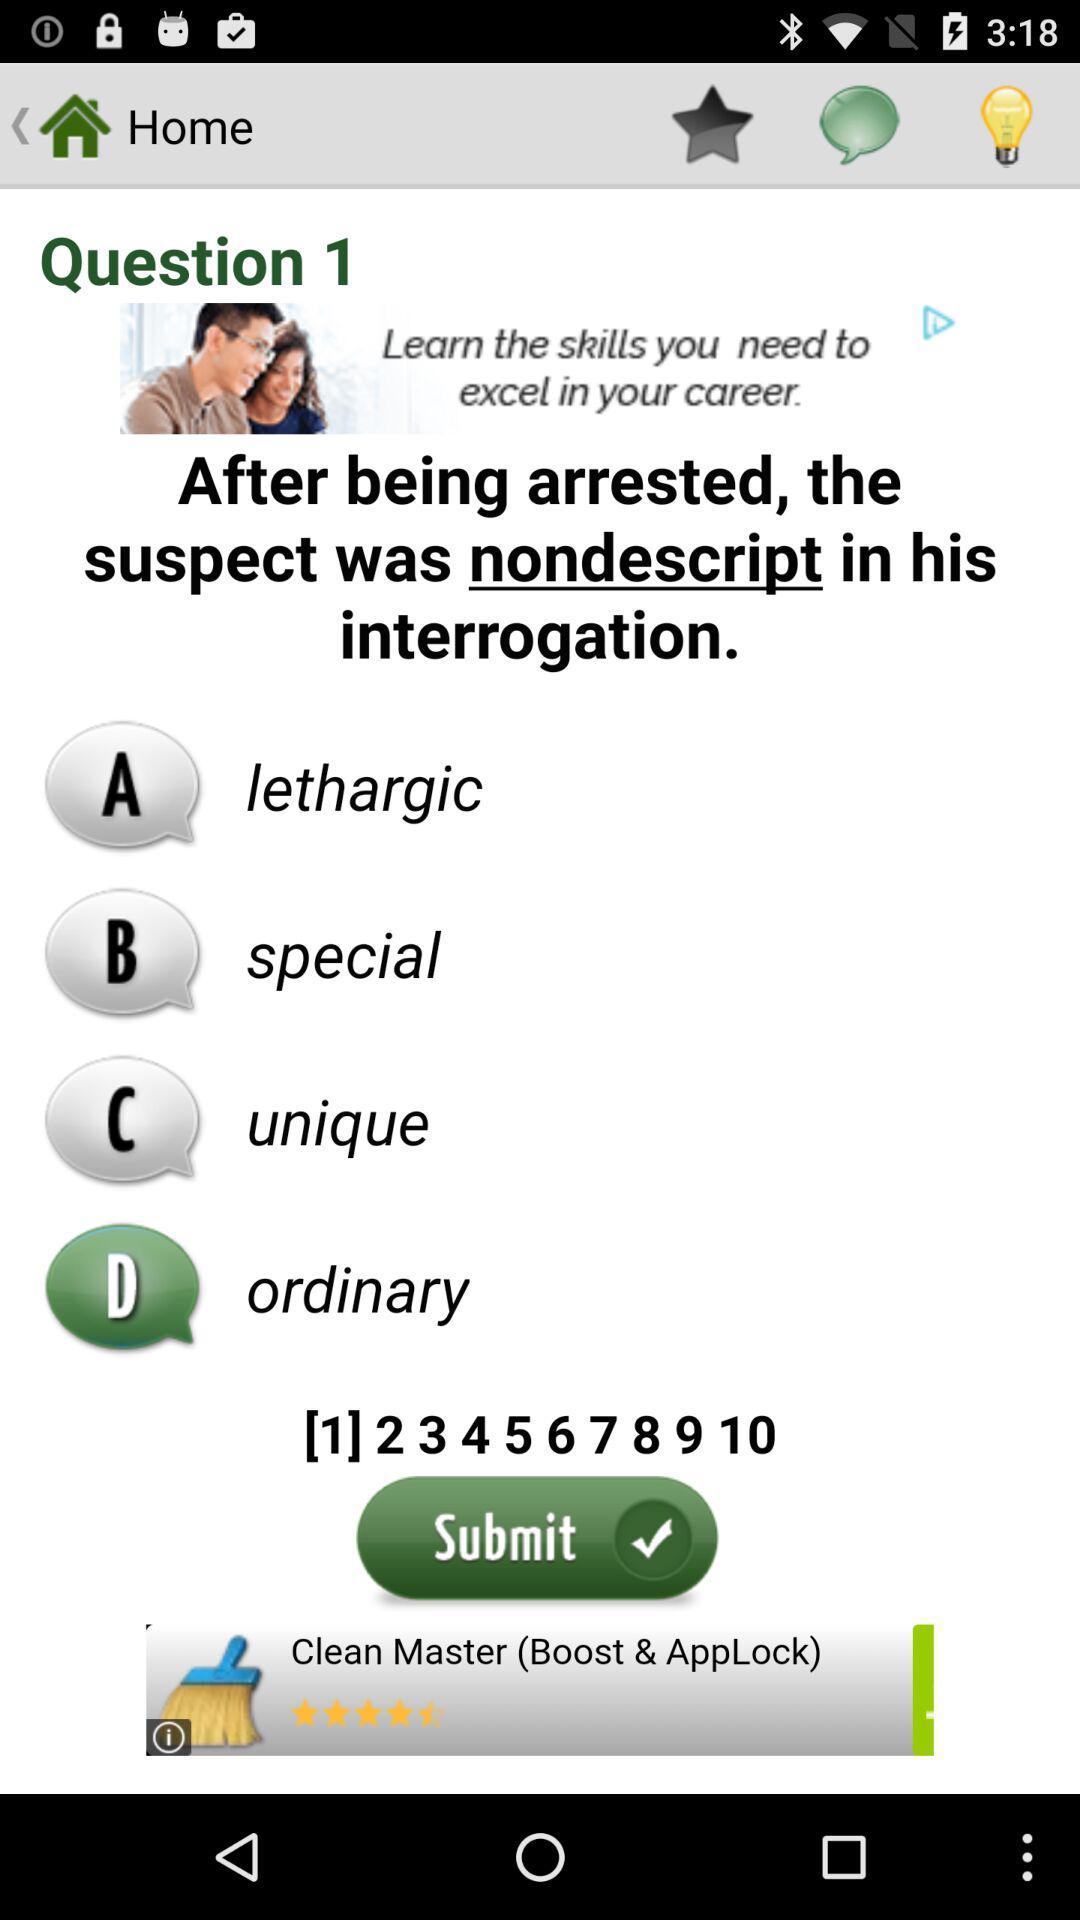  What do you see at coordinates (711, 124) in the screenshot?
I see `the star button at the top of the page` at bounding box center [711, 124].